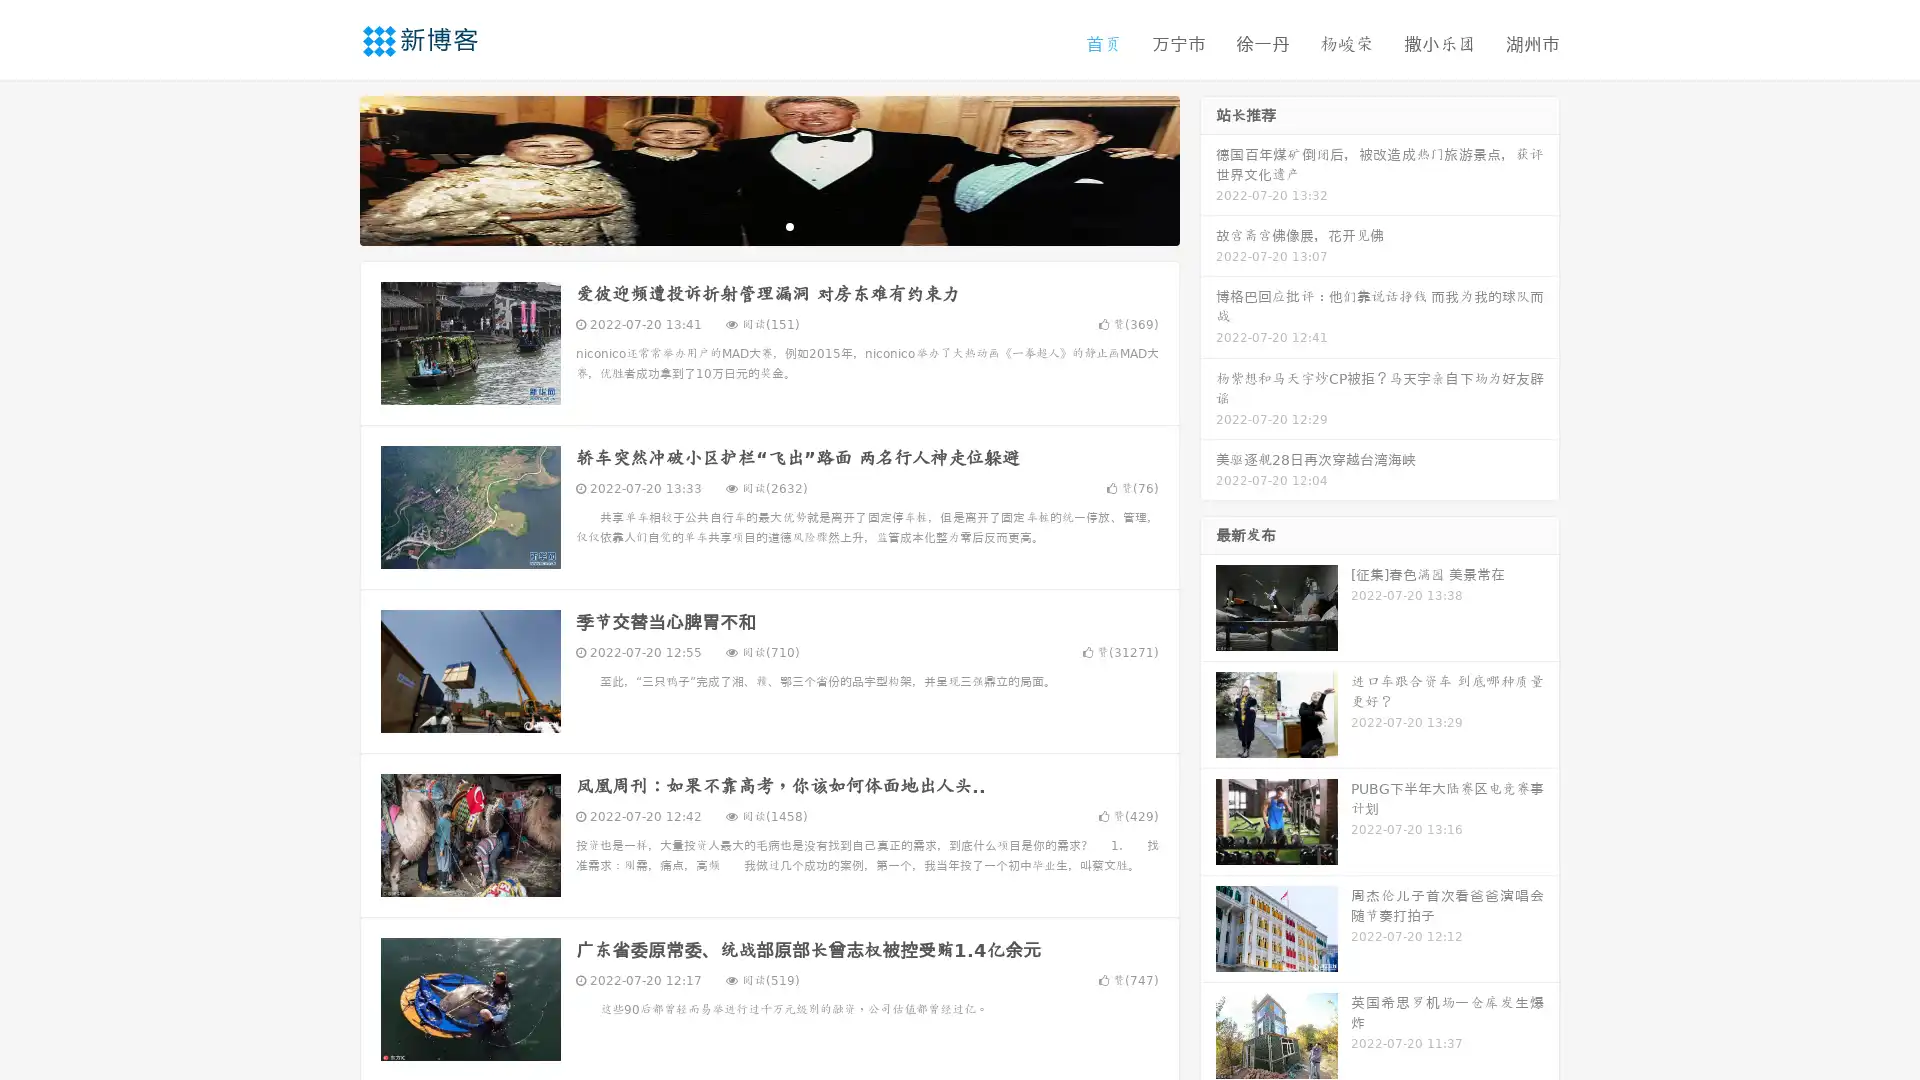 The image size is (1920, 1080). Describe the element at coordinates (768, 225) in the screenshot. I see `Go to slide 2` at that location.